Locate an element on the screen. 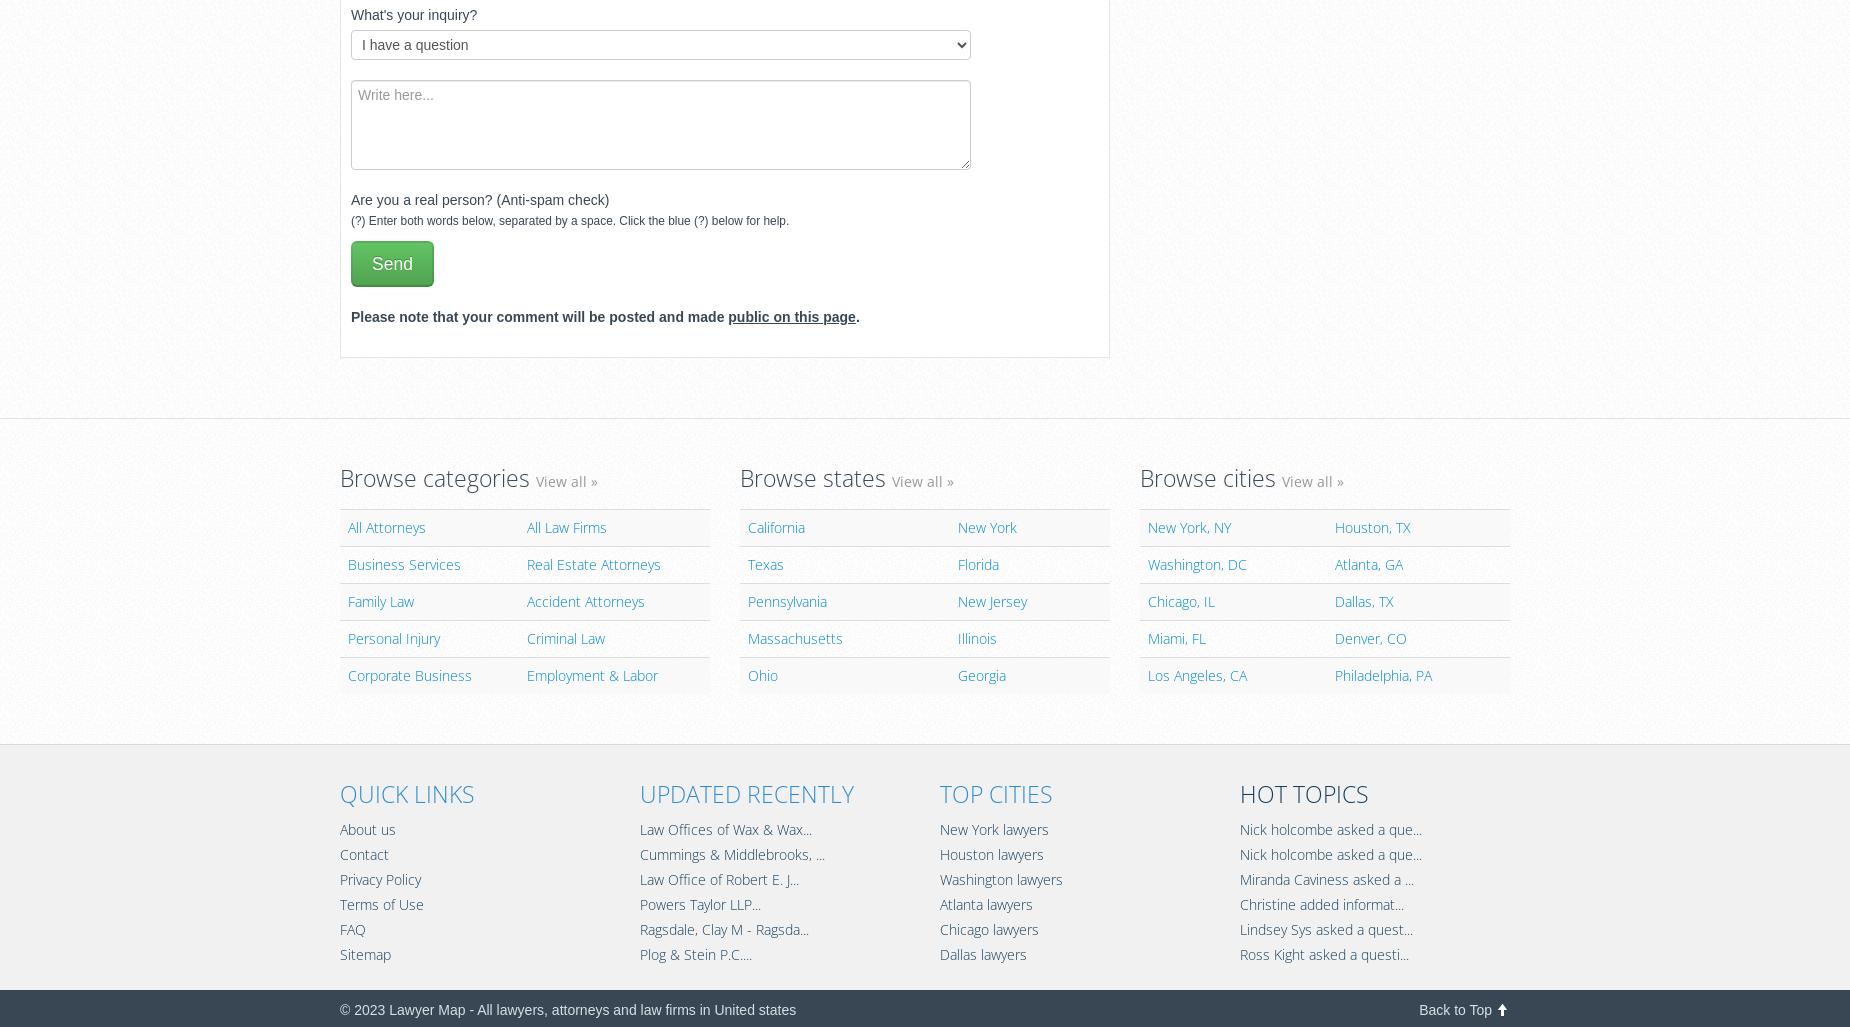  'Illinois' is located at coordinates (975, 636).